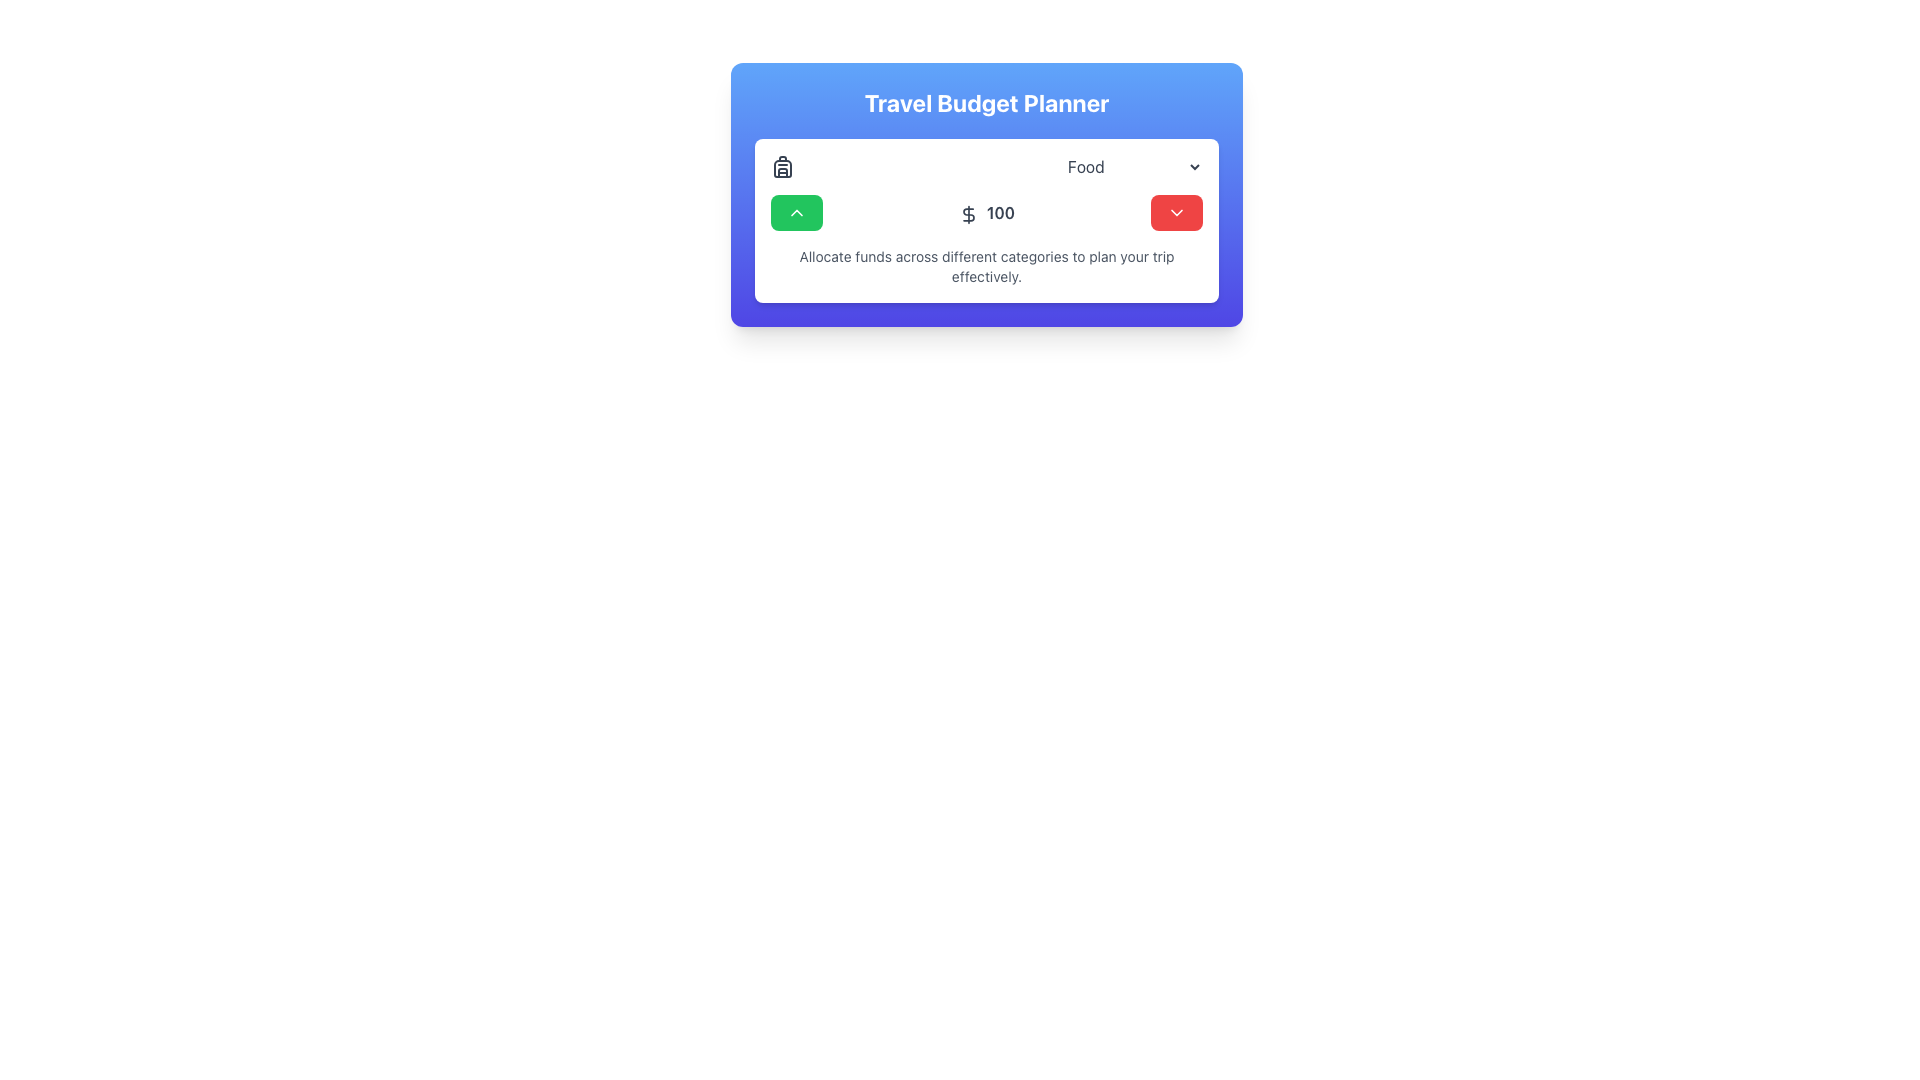 This screenshot has height=1080, width=1920. What do you see at coordinates (987, 212) in the screenshot?
I see `the numeric value '100' displayed in bold text, which is centrally located in the 'fund allocation' bar under the header 'Travel Budget Planner', positioned between the green upward-pointing arrow button and the red downward-pointing arrow button` at bounding box center [987, 212].